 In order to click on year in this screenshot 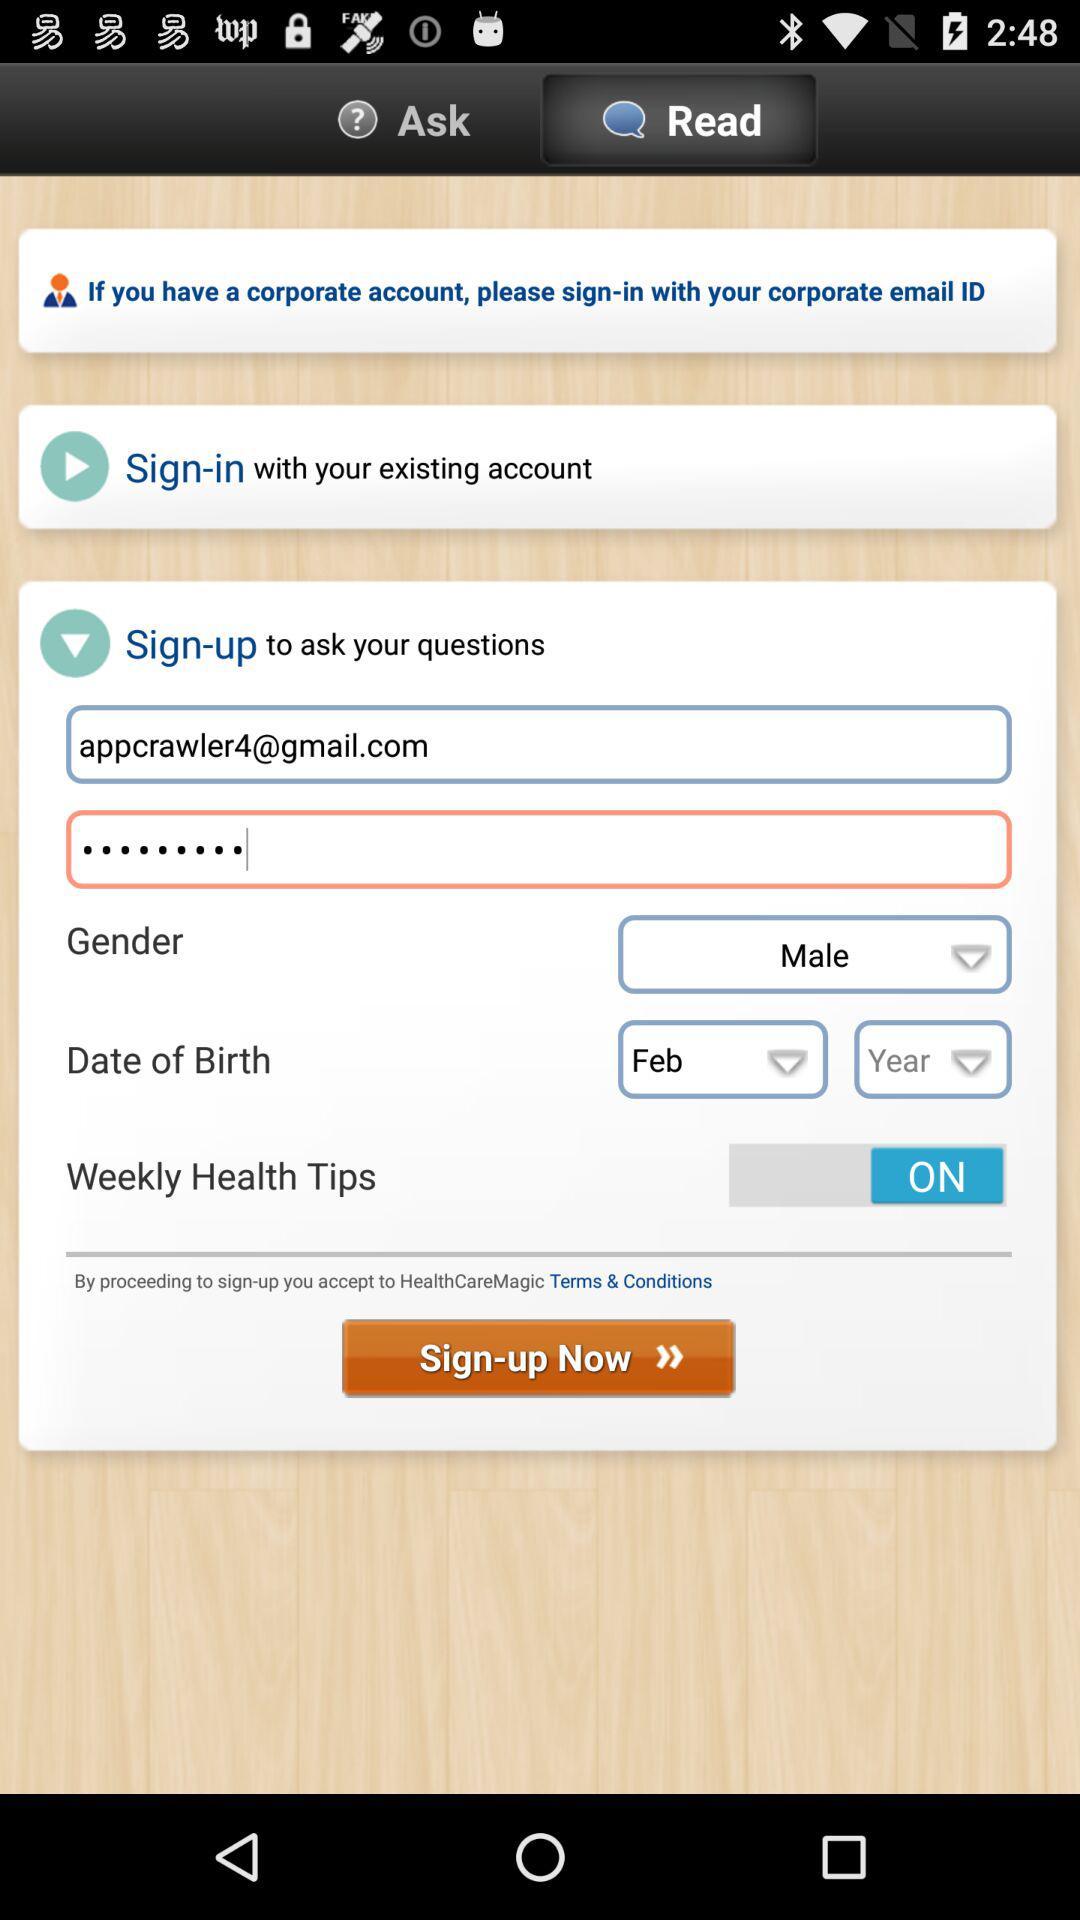, I will do `click(933, 1058)`.